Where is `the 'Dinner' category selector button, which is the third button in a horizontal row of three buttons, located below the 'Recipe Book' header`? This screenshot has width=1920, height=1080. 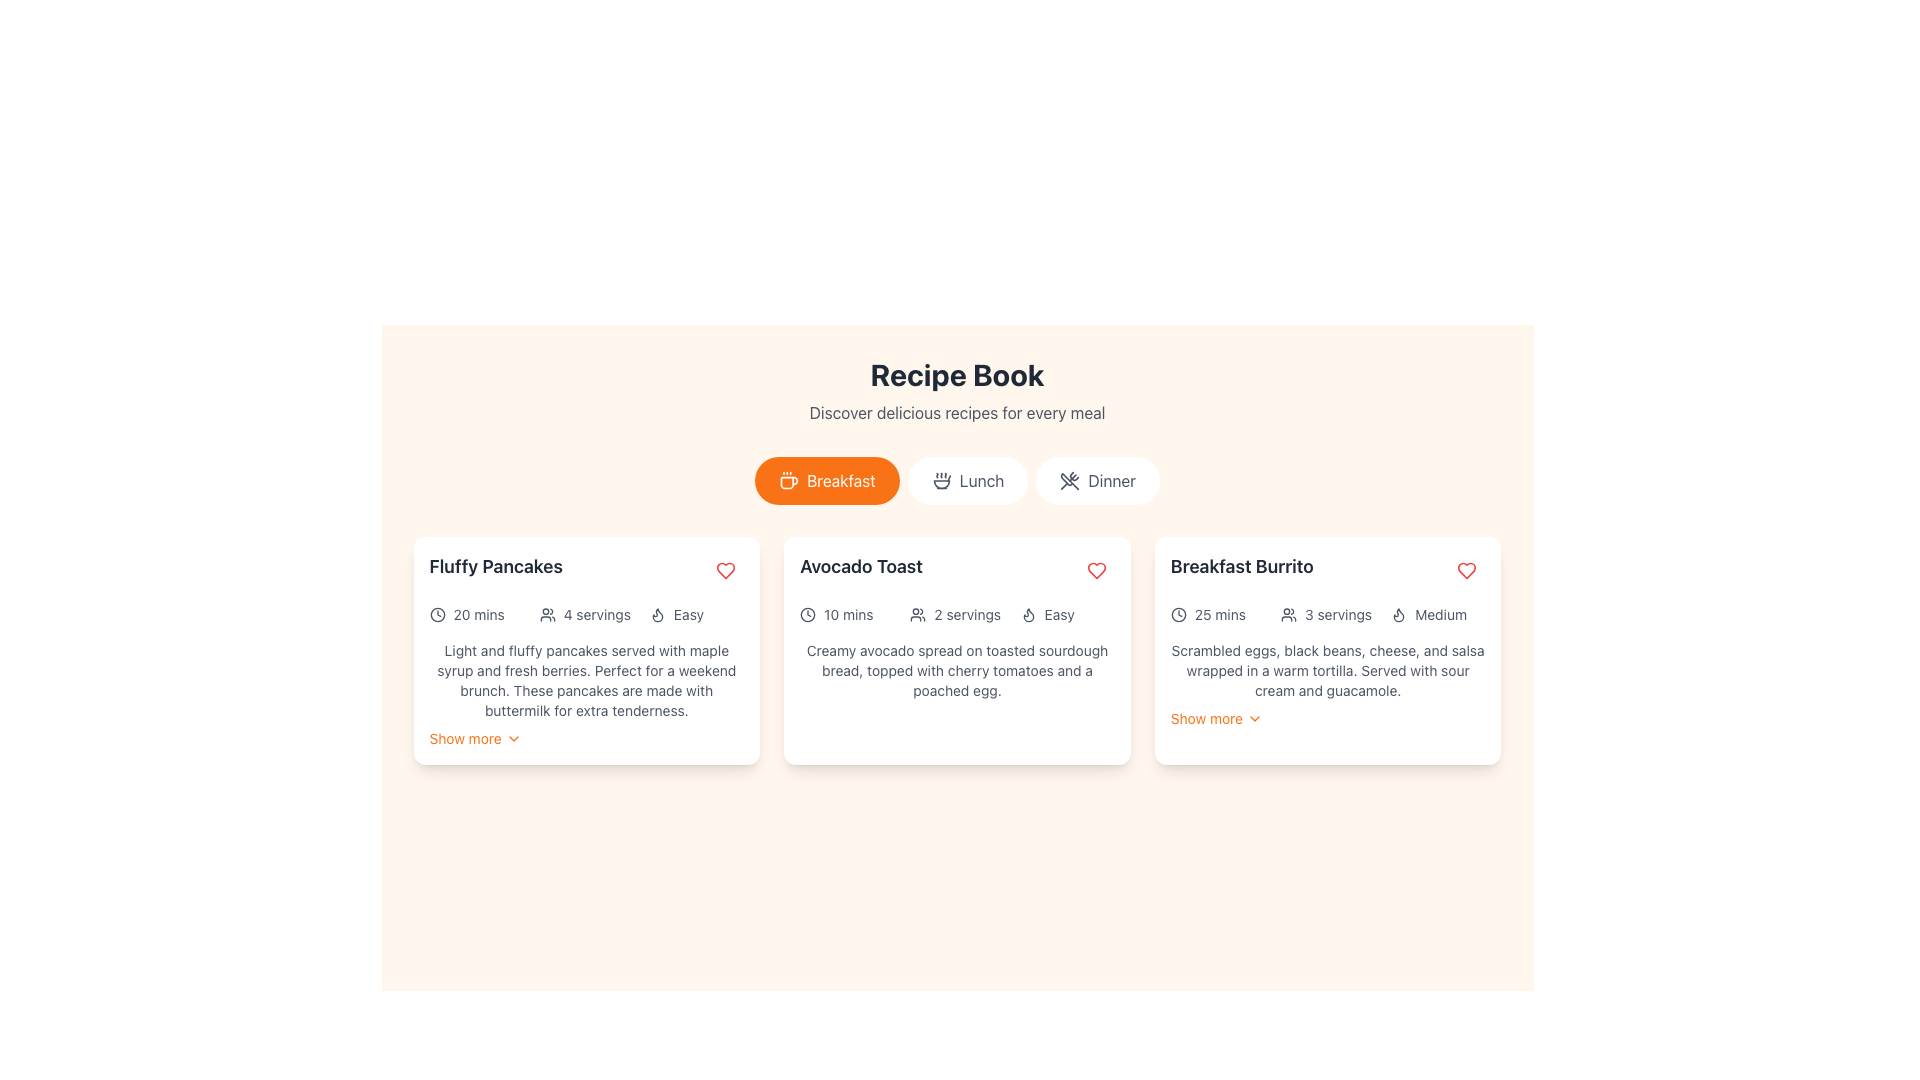 the 'Dinner' category selector button, which is the third button in a horizontal row of three buttons, located below the 'Recipe Book' header is located at coordinates (1097, 481).